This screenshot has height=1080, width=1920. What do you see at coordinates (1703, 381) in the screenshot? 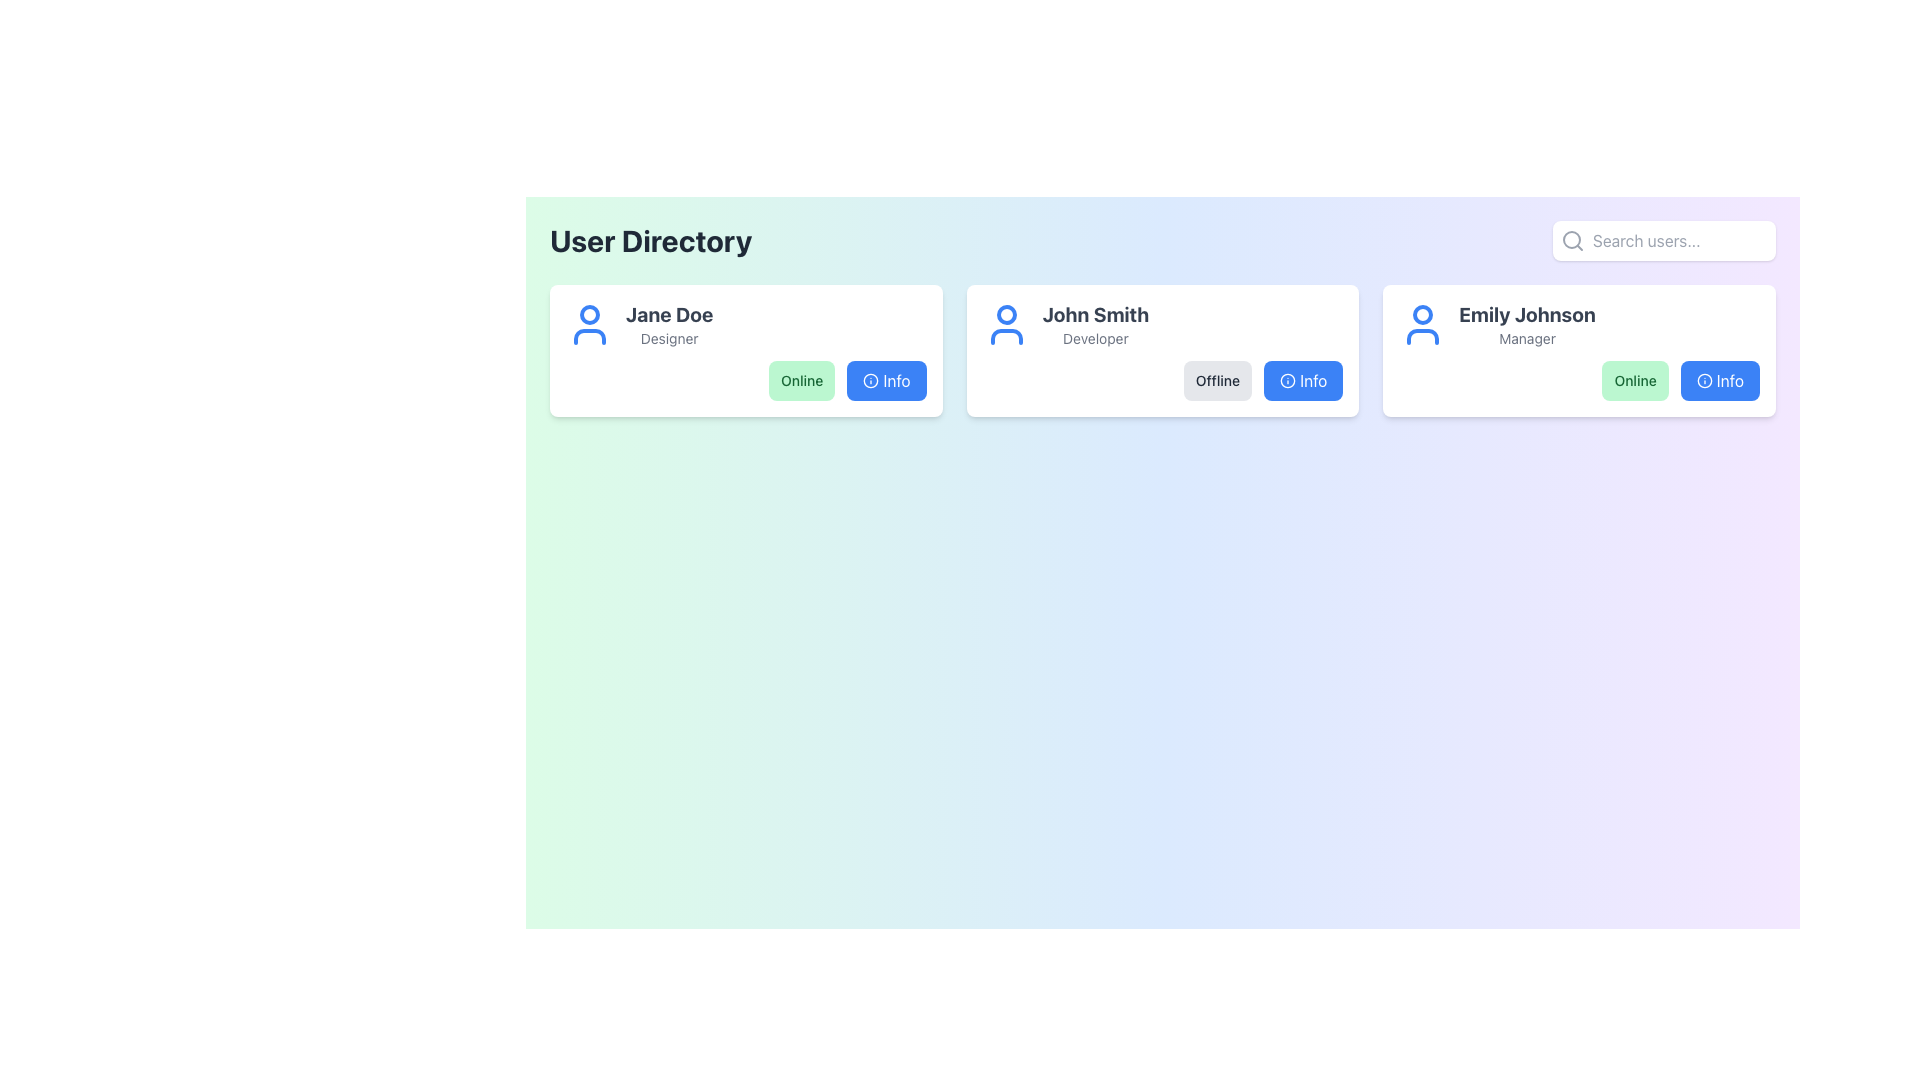
I see `the circular blue-bordered information icon with a white center, located within the 'Info' button on Emily Johnson's user card` at bounding box center [1703, 381].